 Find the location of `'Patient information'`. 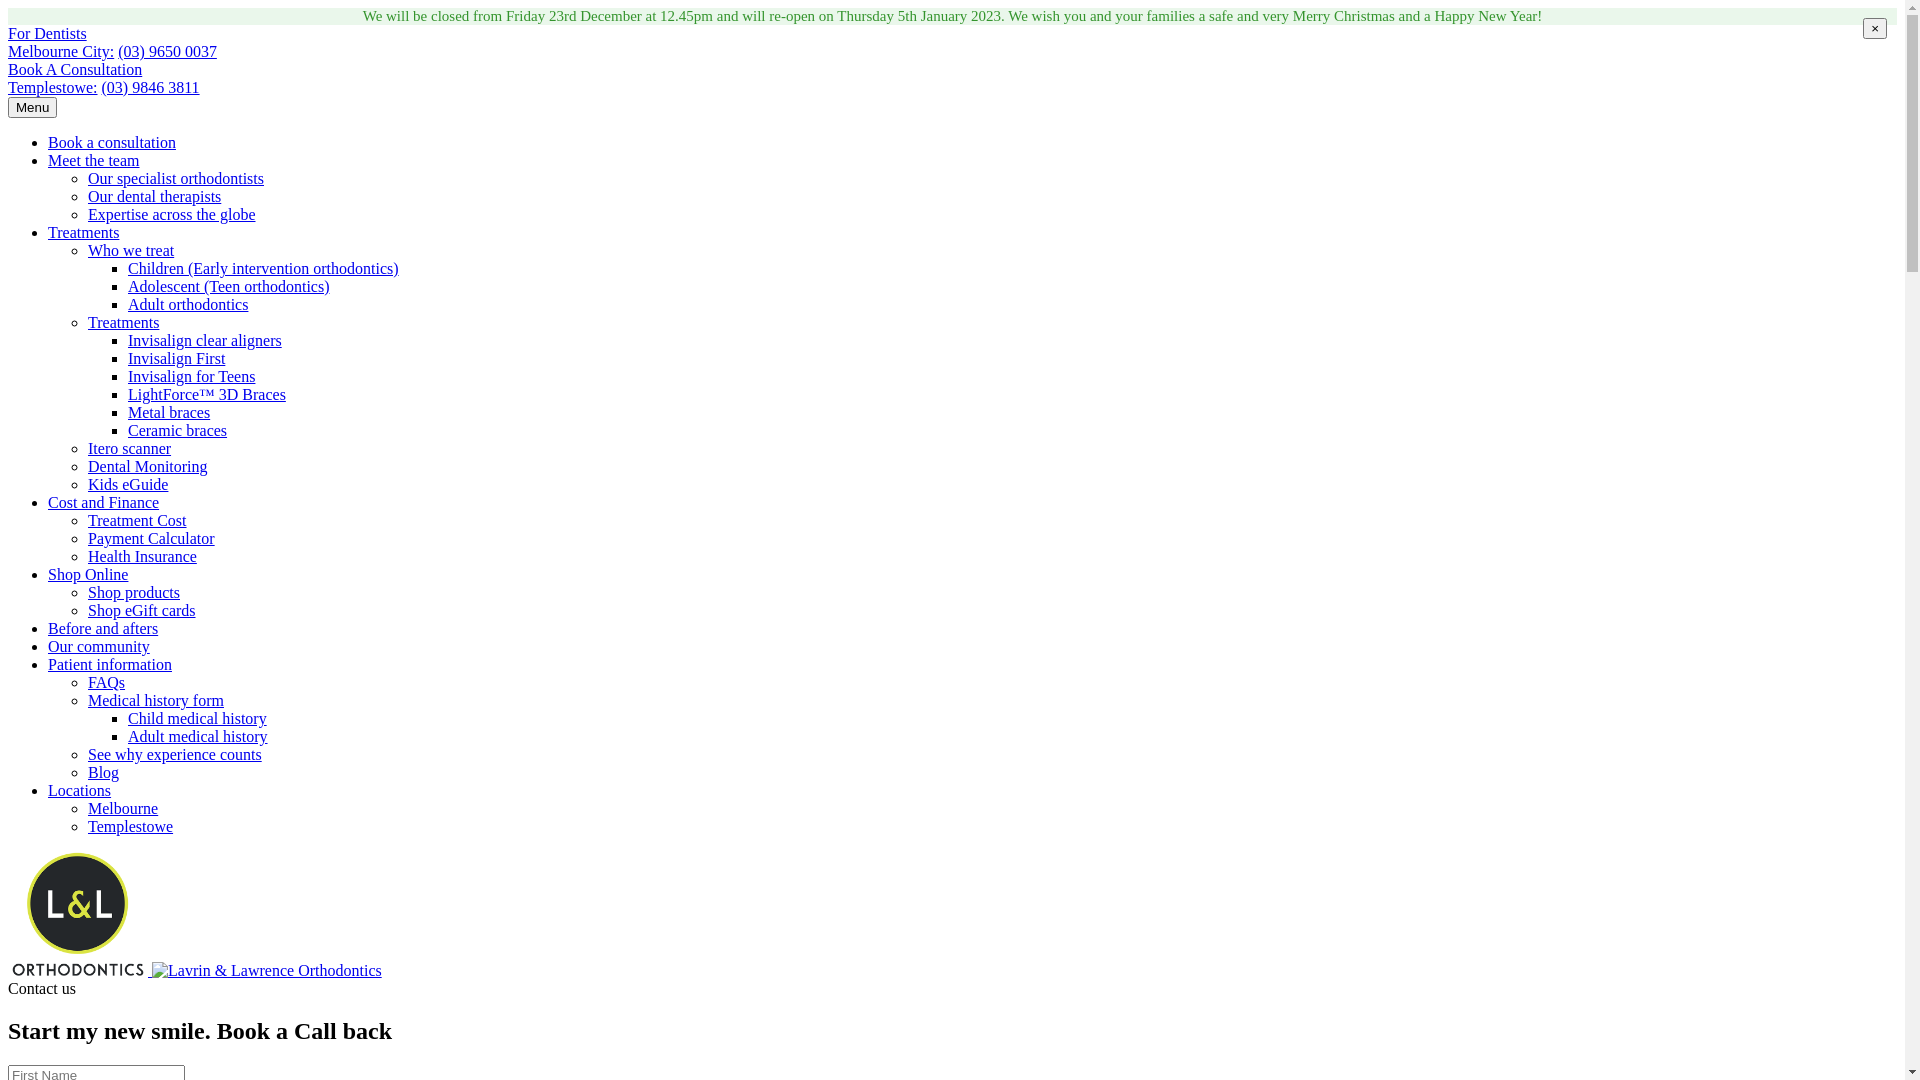

'Patient information' is located at coordinates (109, 664).